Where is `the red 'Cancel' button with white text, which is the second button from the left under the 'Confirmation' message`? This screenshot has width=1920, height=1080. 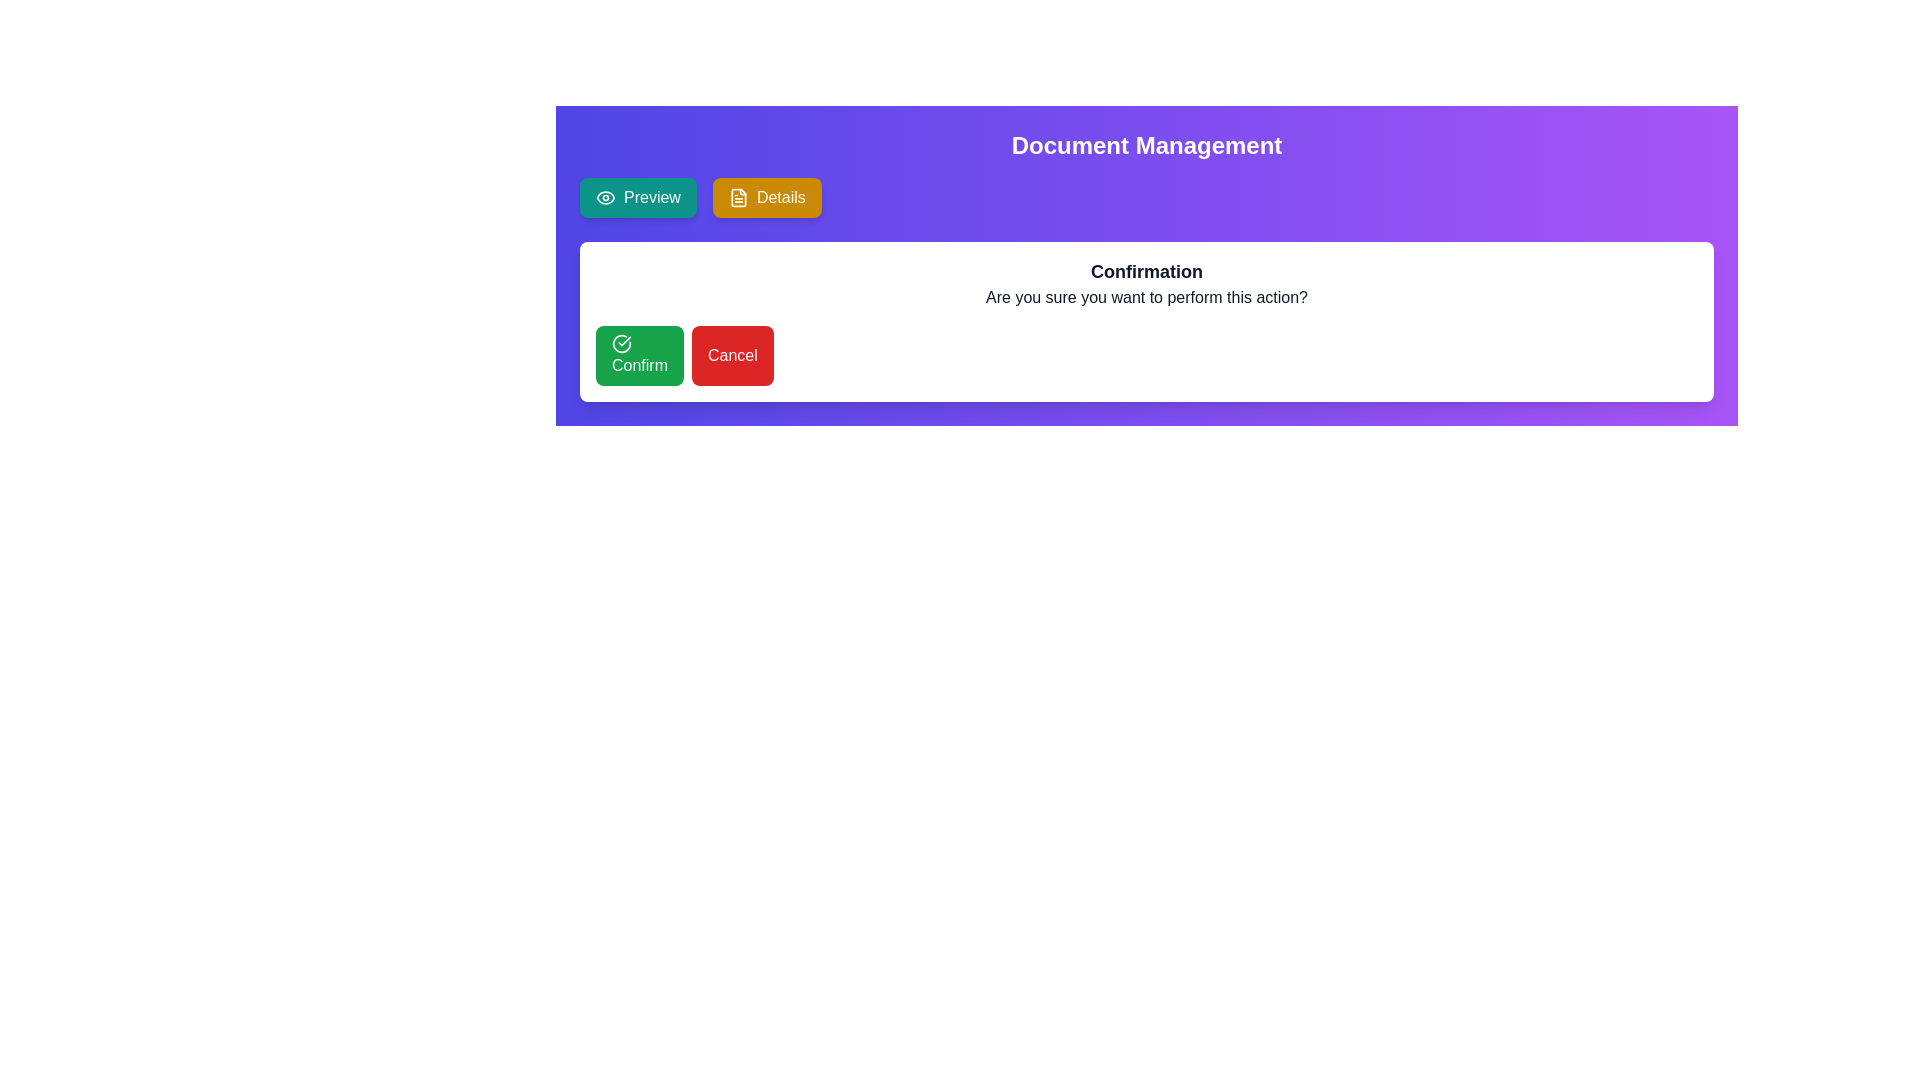 the red 'Cancel' button with white text, which is the second button from the left under the 'Confirmation' message is located at coordinates (731, 354).